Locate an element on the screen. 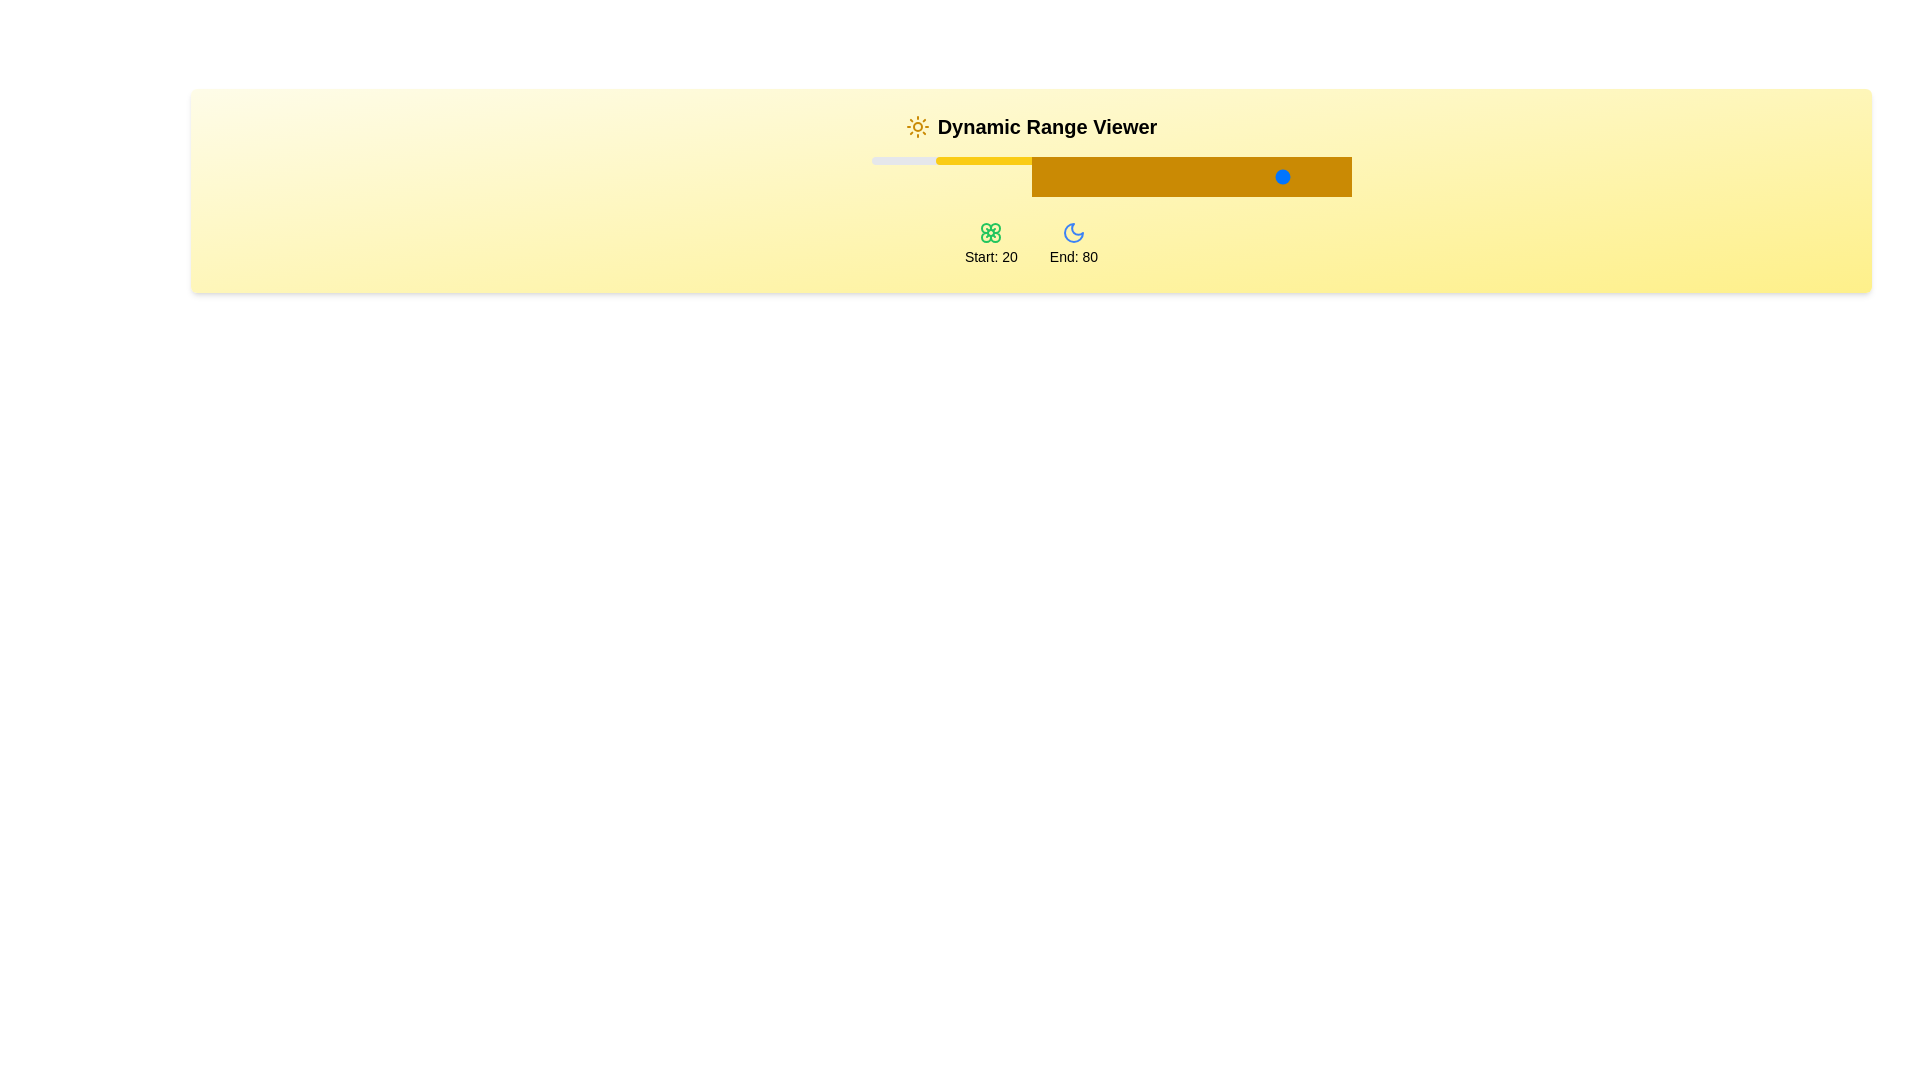 The height and width of the screenshot is (1080, 1920). the slider value is located at coordinates (1172, 176).